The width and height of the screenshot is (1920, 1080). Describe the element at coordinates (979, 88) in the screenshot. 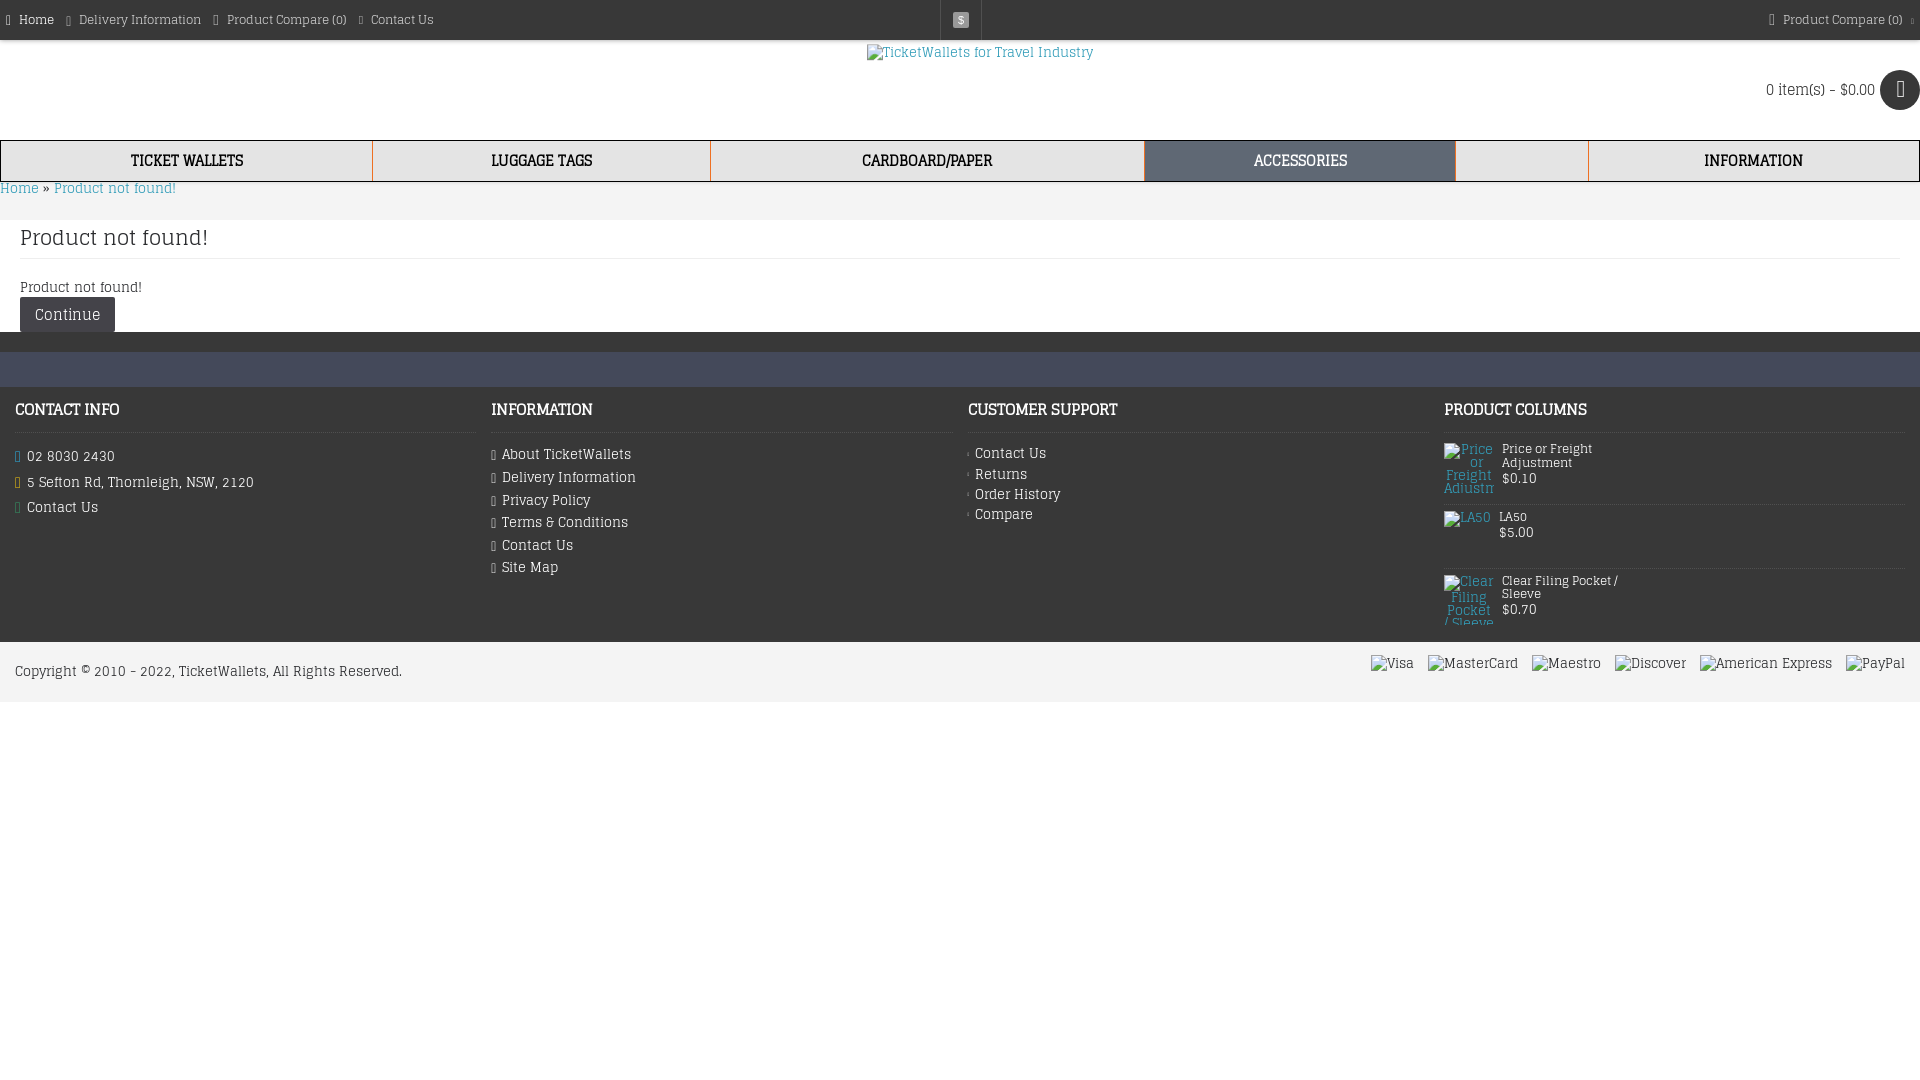

I see `'TicketWallets for Travel Industry'` at that location.